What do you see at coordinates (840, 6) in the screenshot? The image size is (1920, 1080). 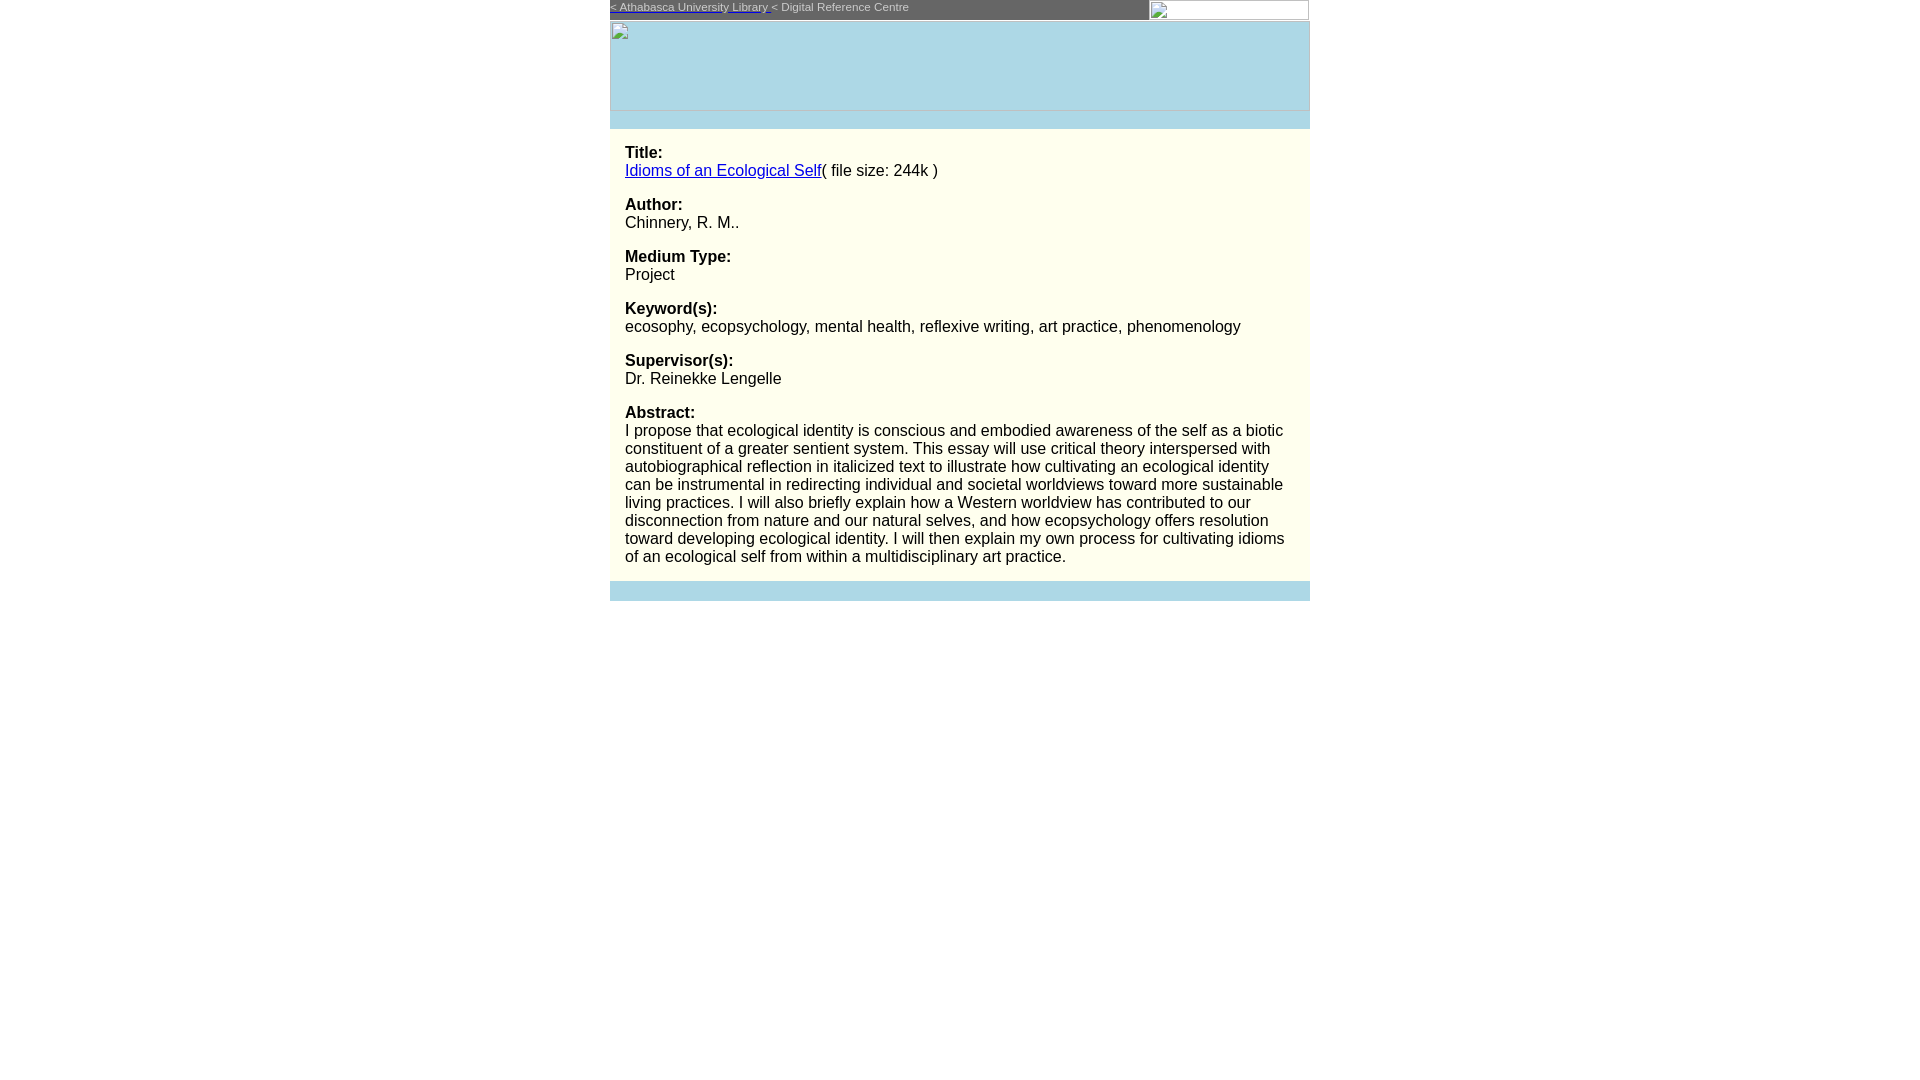 I see `'< Digital Reference Centre'` at bounding box center [840, 6].